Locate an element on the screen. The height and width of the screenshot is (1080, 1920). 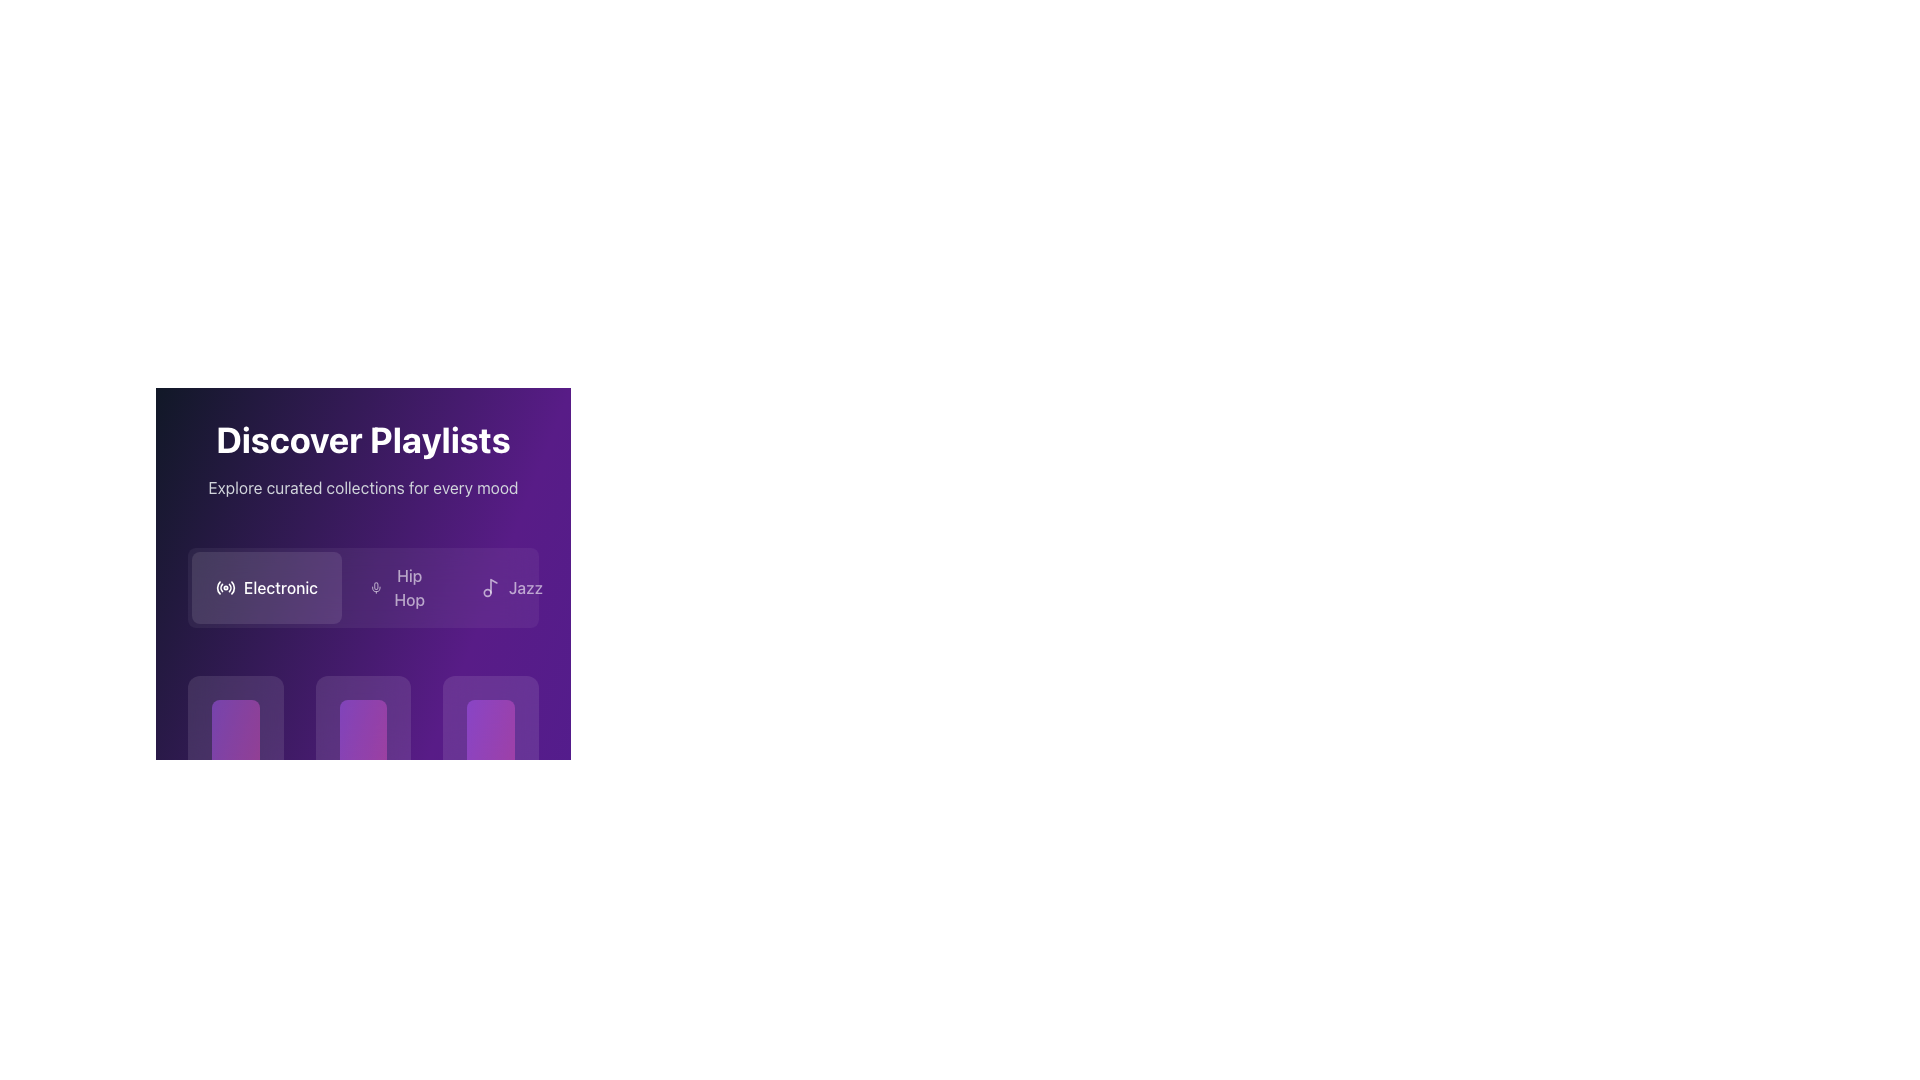
the static text element that reads 'Explore curated collections for every mood', which is styled in a lighter gray shade and located below the heading 'Discover Playlists' is located at coordinates (363, 488).